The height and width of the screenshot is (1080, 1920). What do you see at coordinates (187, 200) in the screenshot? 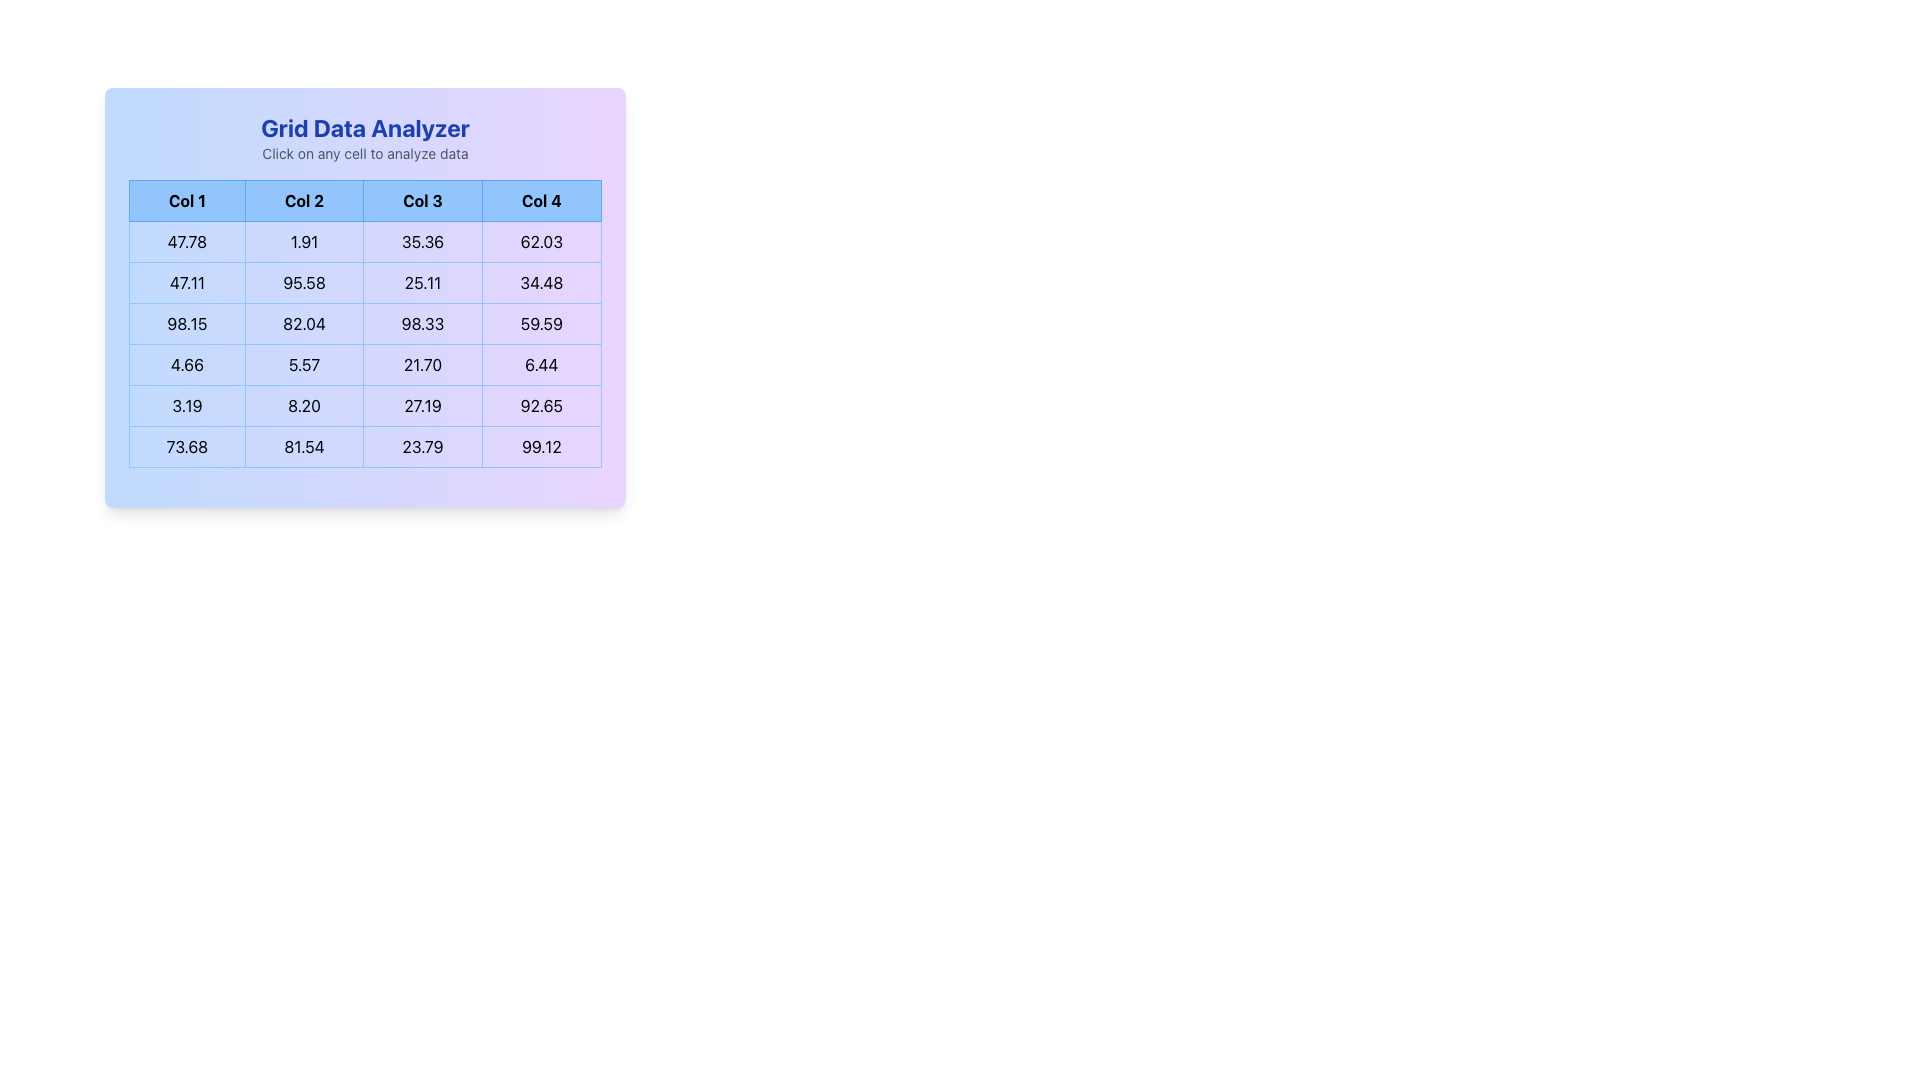
I see `the first Table Header Cell in the data grid` at bounding box center [187, 200].